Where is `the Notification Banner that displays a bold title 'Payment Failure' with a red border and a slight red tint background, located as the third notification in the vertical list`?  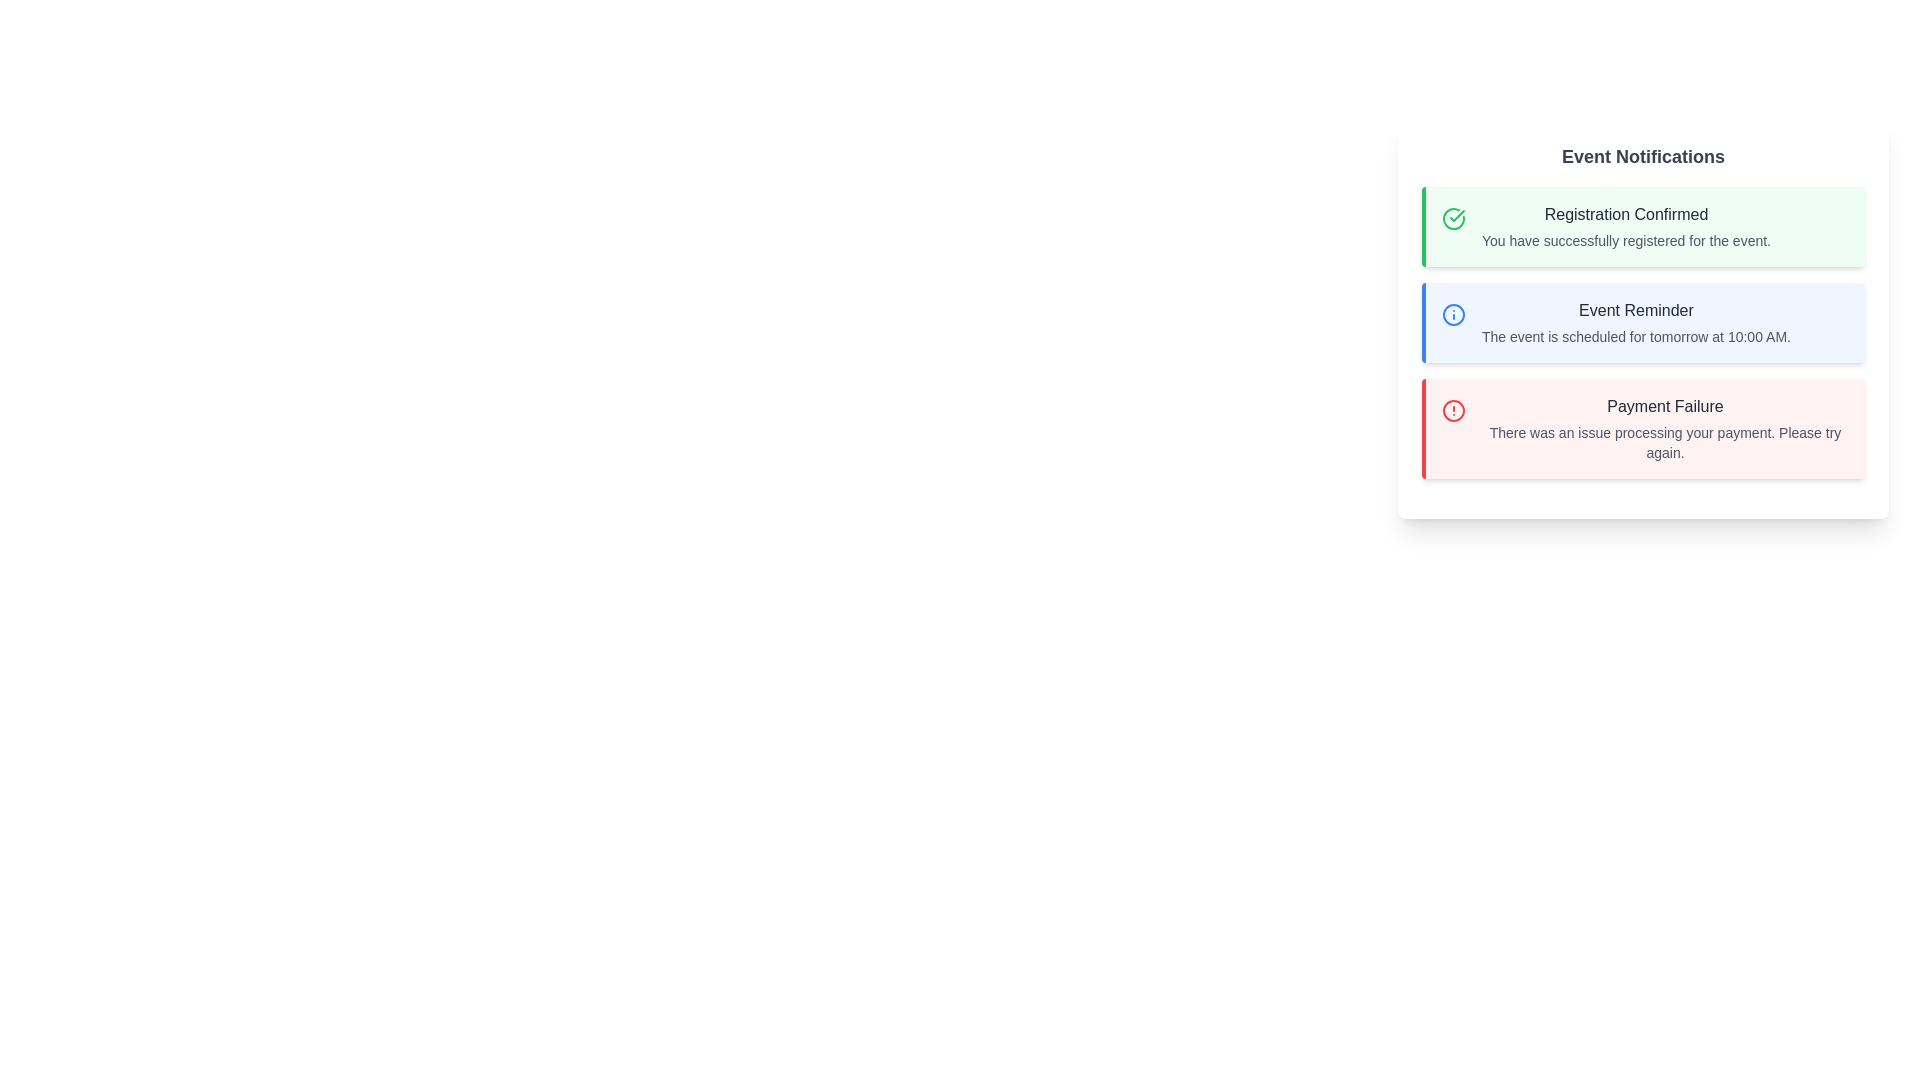
the Notification Banner that displays a bold title 'Payment Failure' with a red border and a slight red tint background, located as the third notification in the vertical list is located at coordinates (1665, 427).